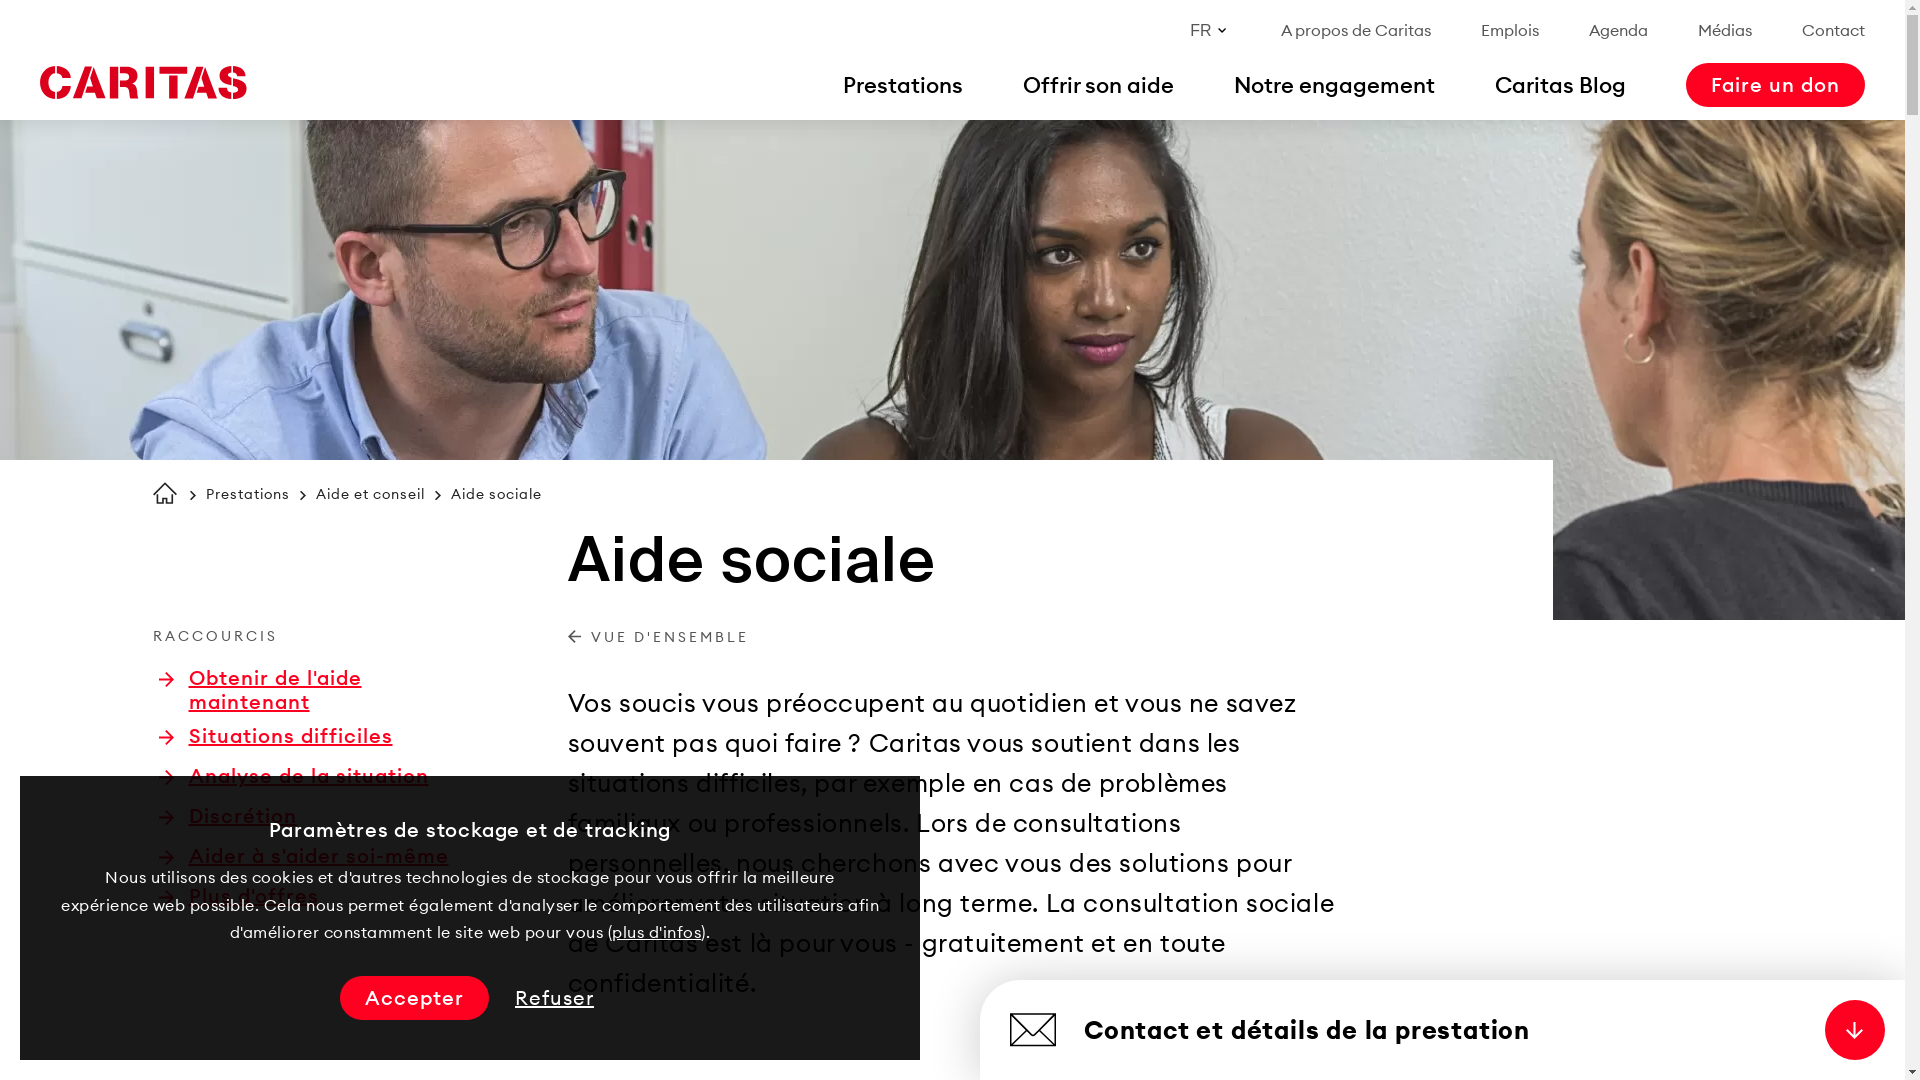 Image resolution: width=1920 pixels, height=1080 pixels. I want to click on 'Accepter', so click(413, 998).